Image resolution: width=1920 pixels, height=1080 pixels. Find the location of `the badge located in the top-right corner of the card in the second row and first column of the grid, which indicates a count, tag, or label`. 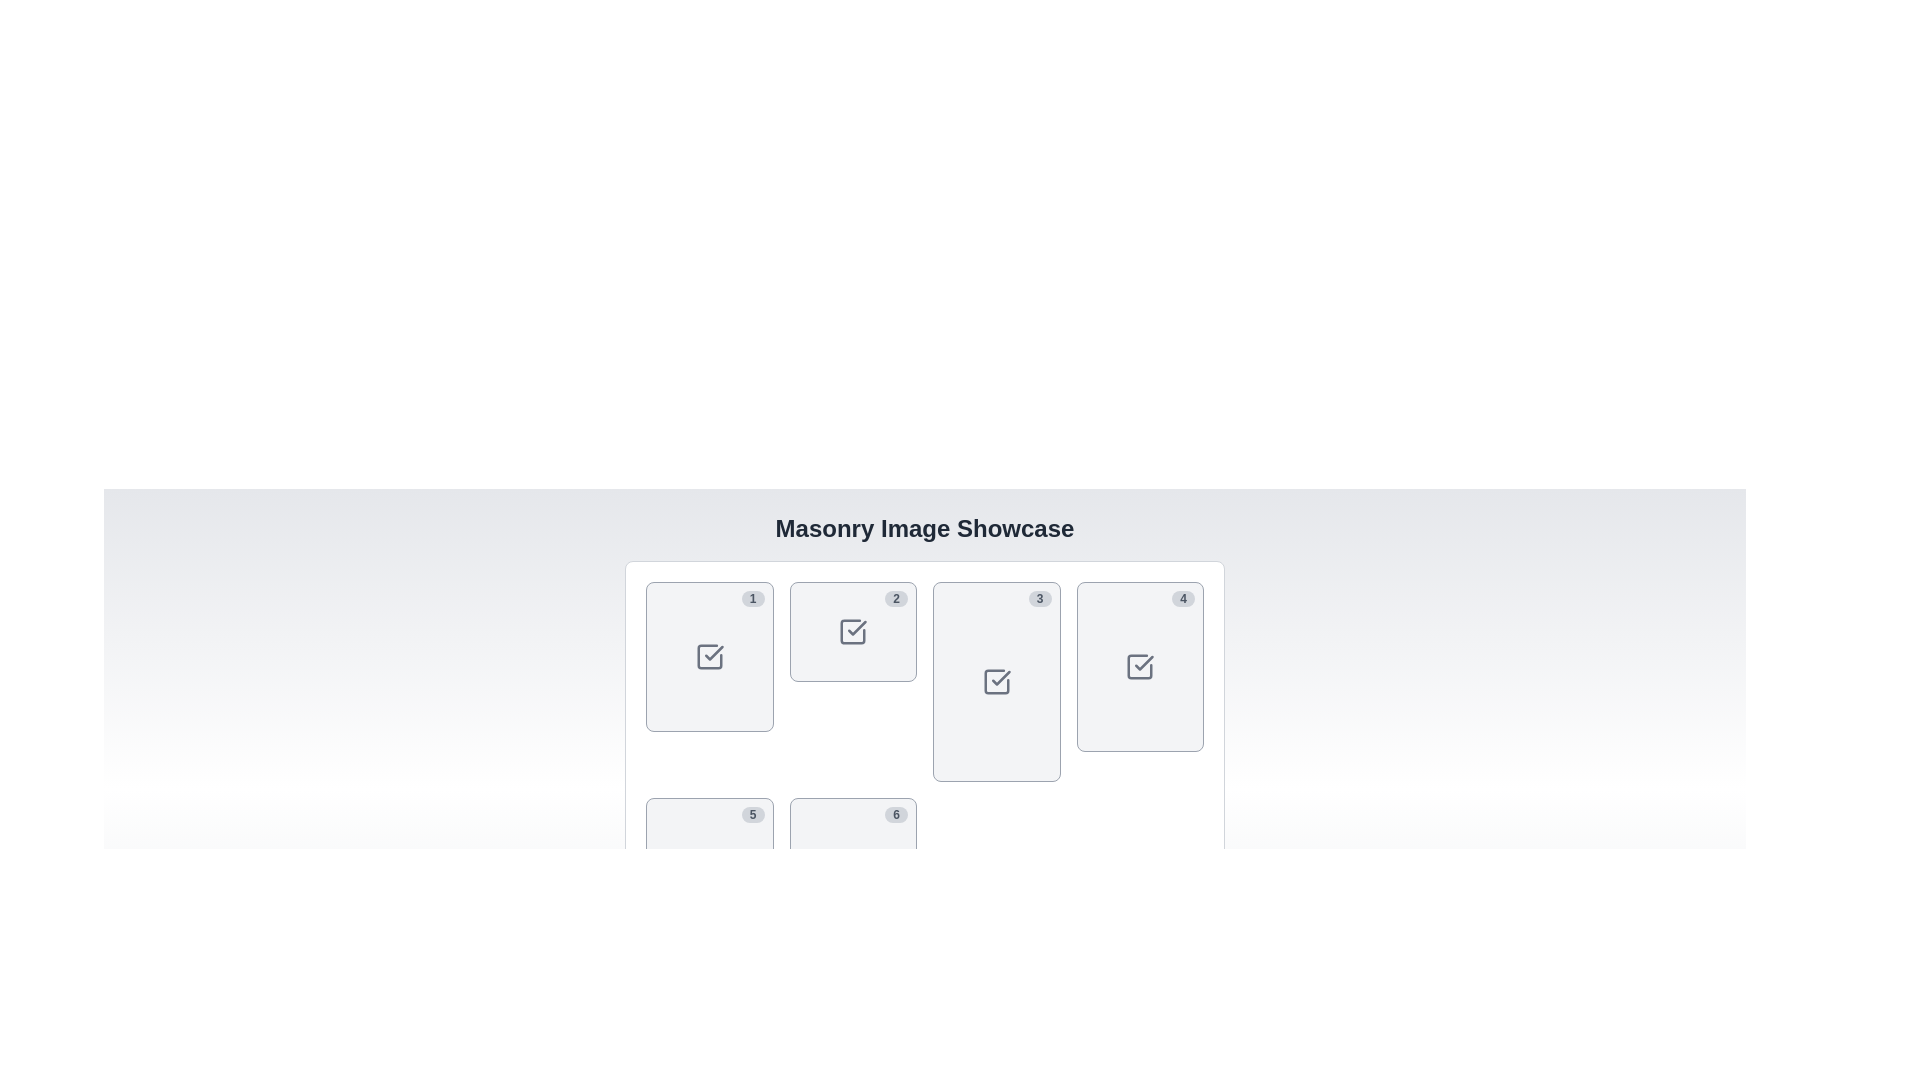

the badge located in the top-right corner of the card in the second row and first column of the grid, which indicates a count, tag, or label is located at coordinates (752, 814).